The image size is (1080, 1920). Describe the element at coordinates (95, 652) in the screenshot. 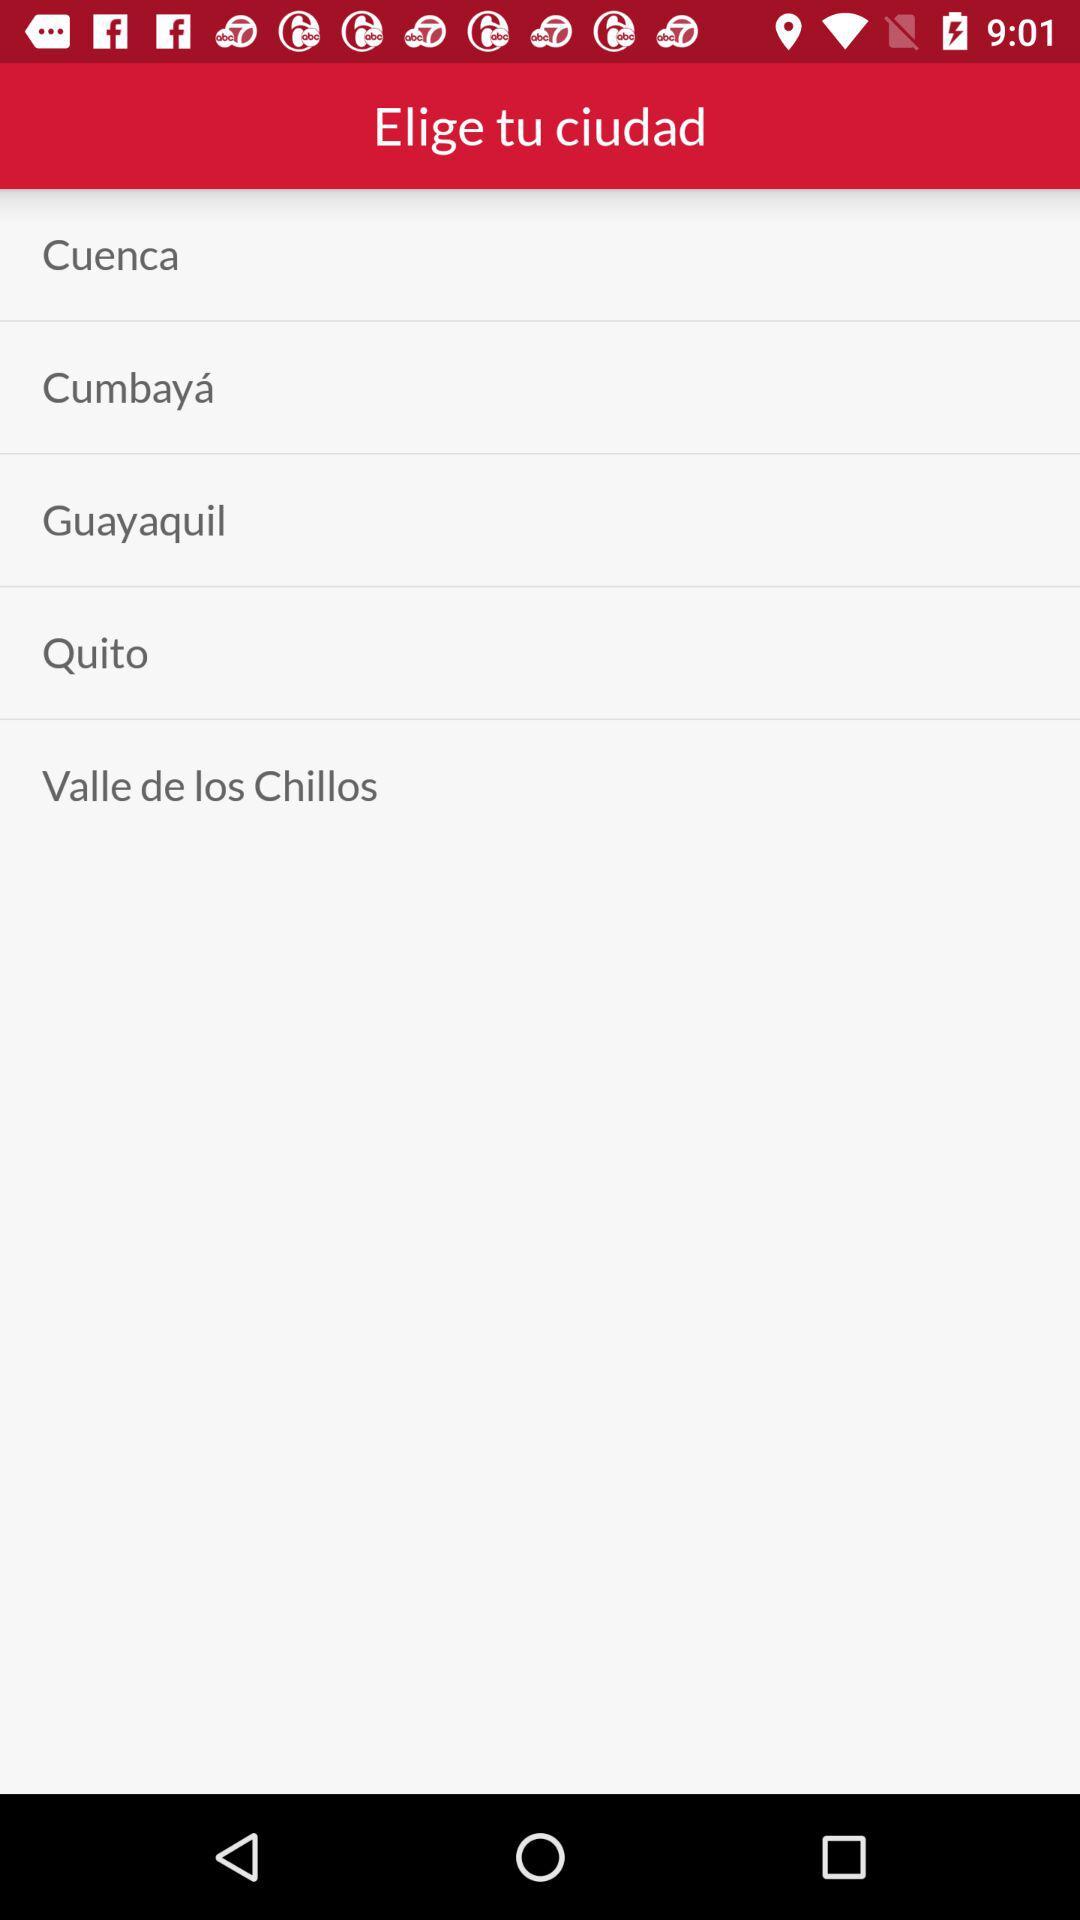

I see `the item below the guayaquil icon` at that location.